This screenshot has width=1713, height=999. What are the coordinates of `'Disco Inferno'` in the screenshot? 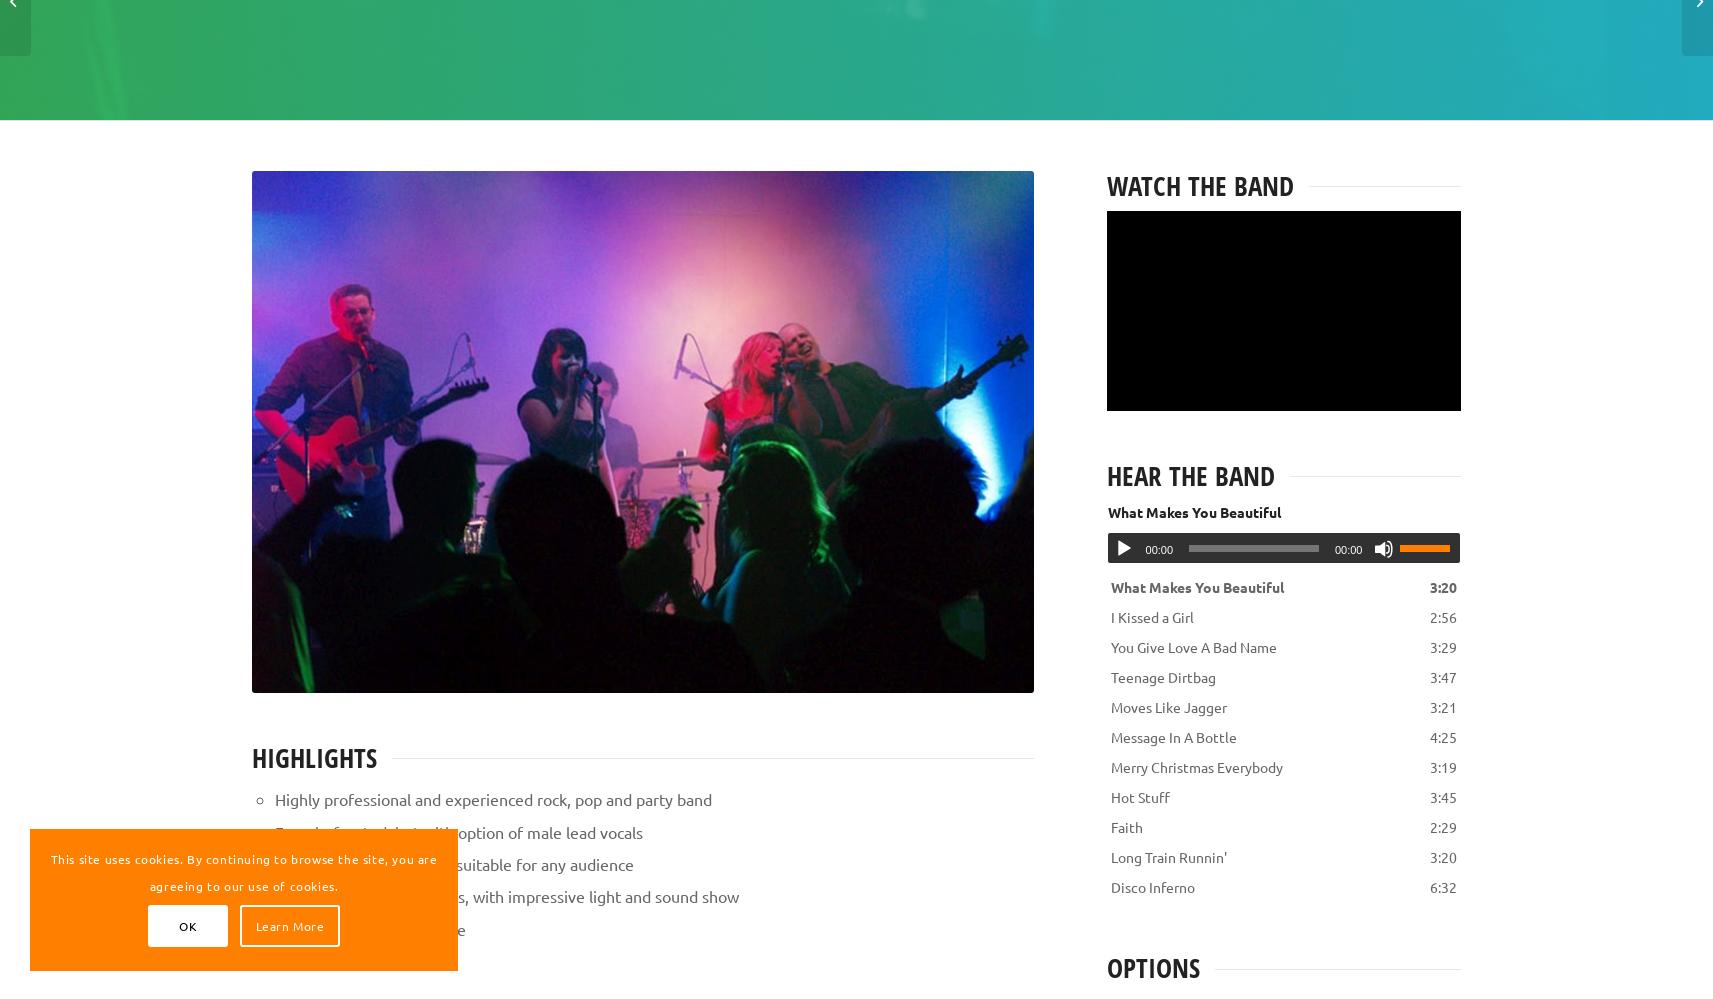 It's located at (1150, 886).